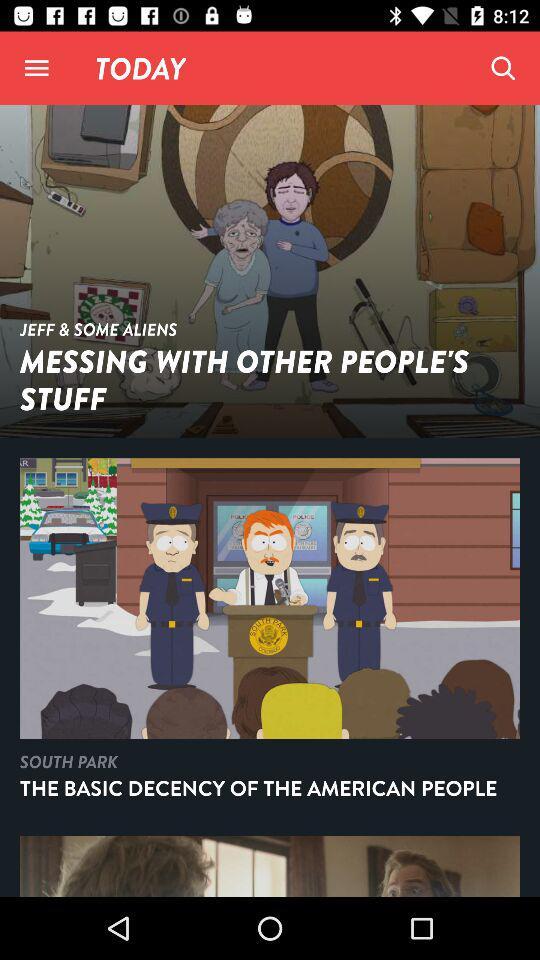 The image size is (540, 960). I want to click on options menu, so click(36, 68).